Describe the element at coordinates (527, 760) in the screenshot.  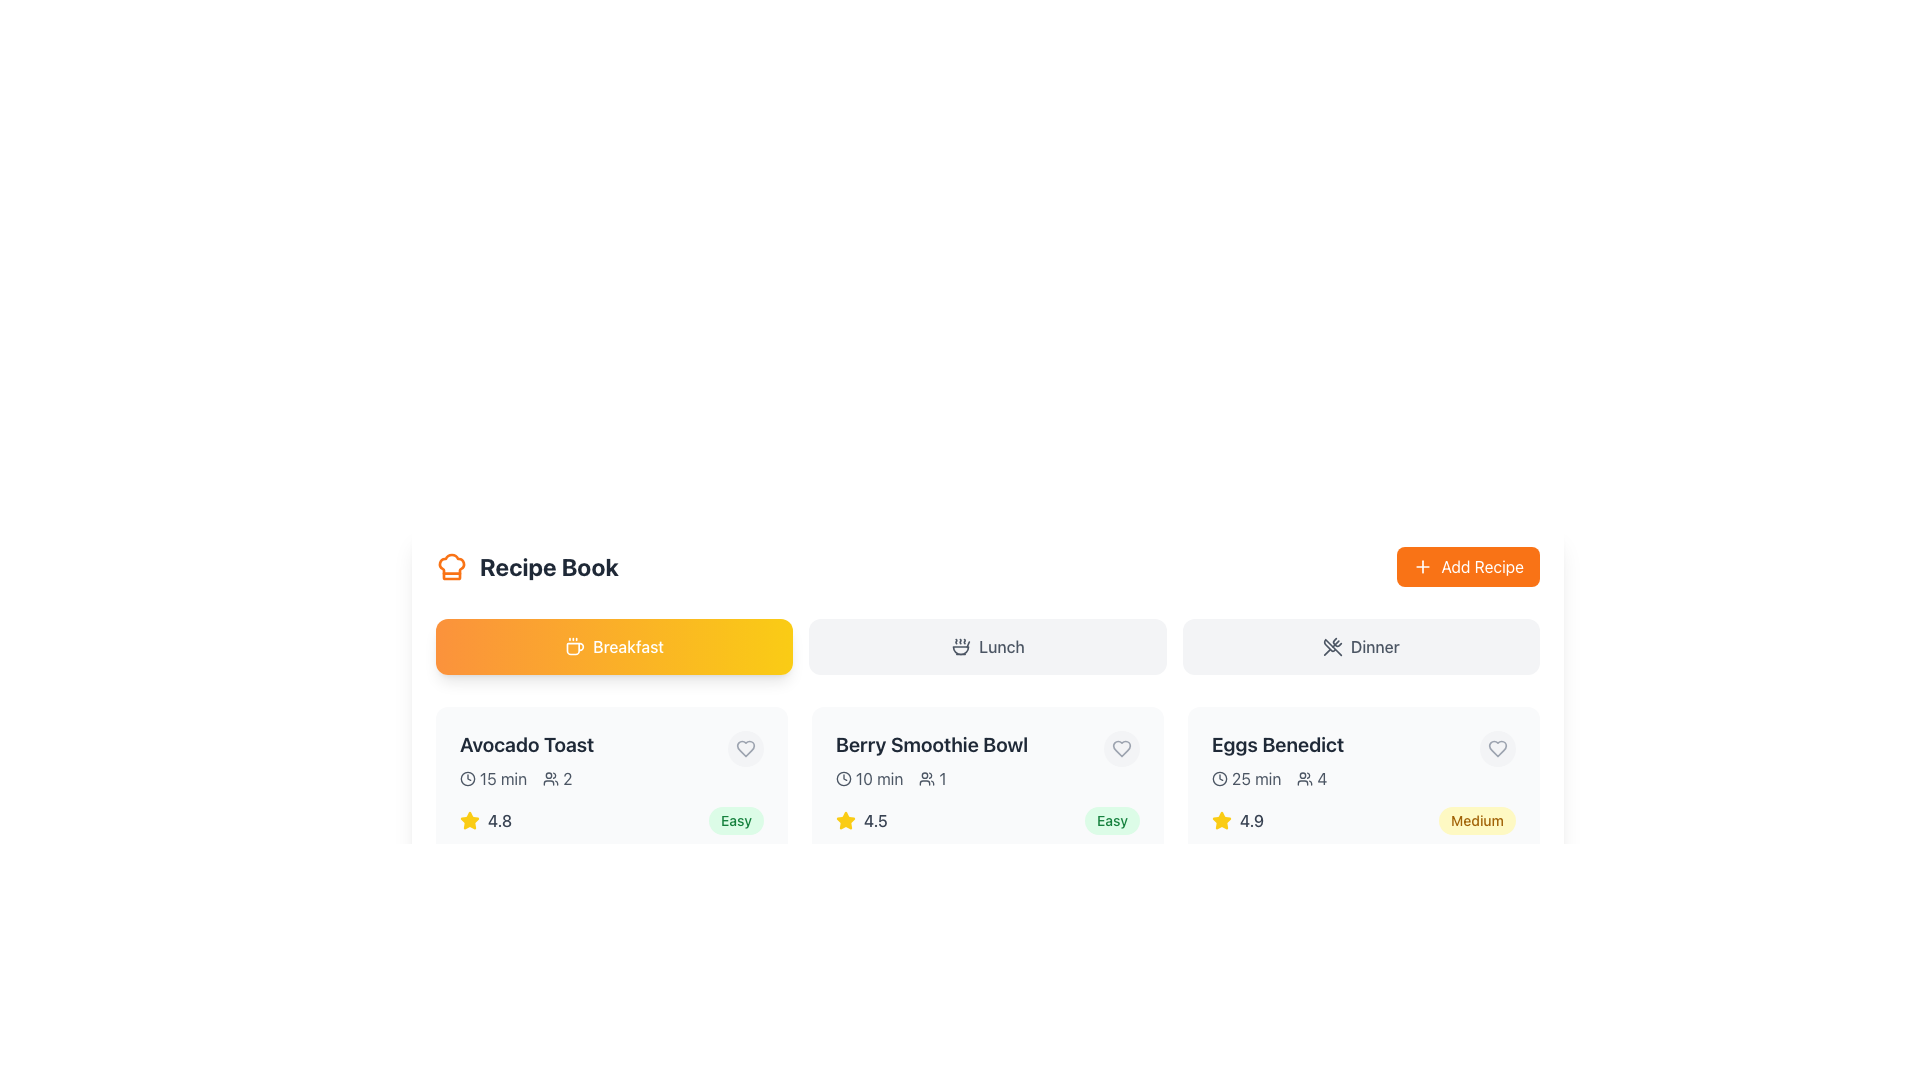
I see `the interactive icons associated with the recipe titled 'Avocado Toast' located beneath the 'Breakfast' section heading` at that location.